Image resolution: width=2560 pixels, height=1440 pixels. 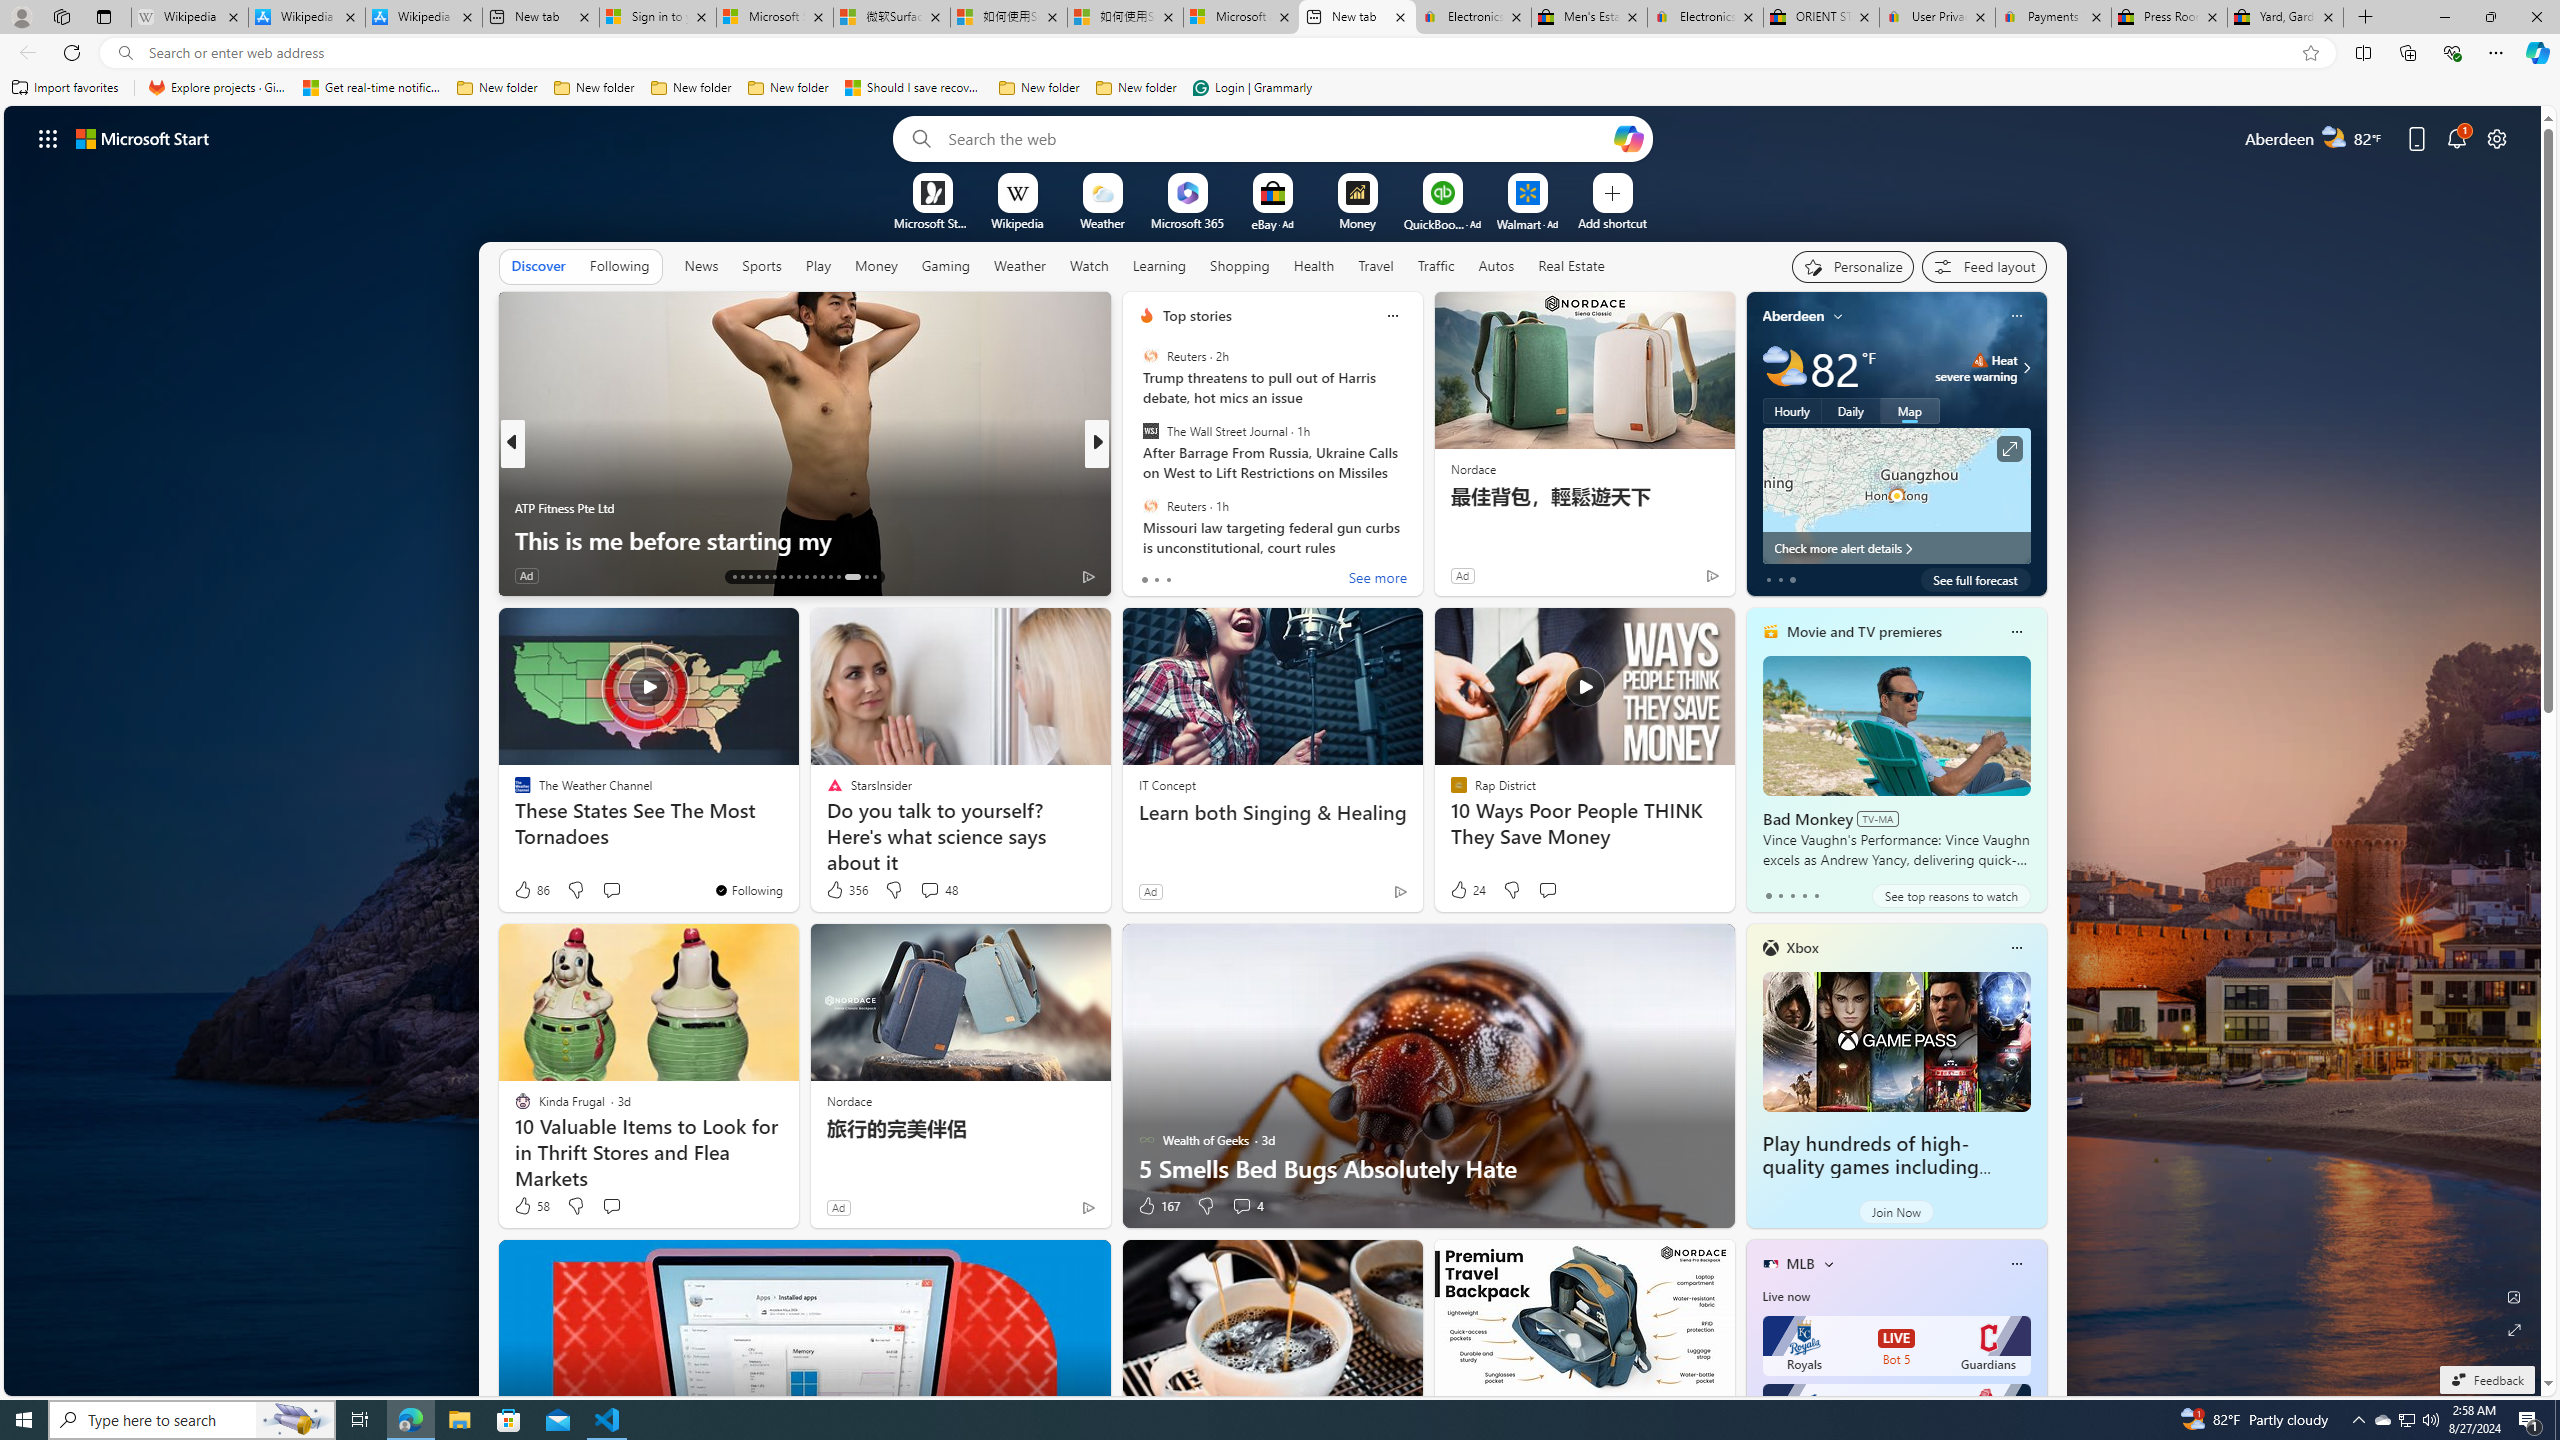 What do you see at coordinates (1019, 264) in the screenshot?
I see `'Weather'` at bounding box center [1019, 264].